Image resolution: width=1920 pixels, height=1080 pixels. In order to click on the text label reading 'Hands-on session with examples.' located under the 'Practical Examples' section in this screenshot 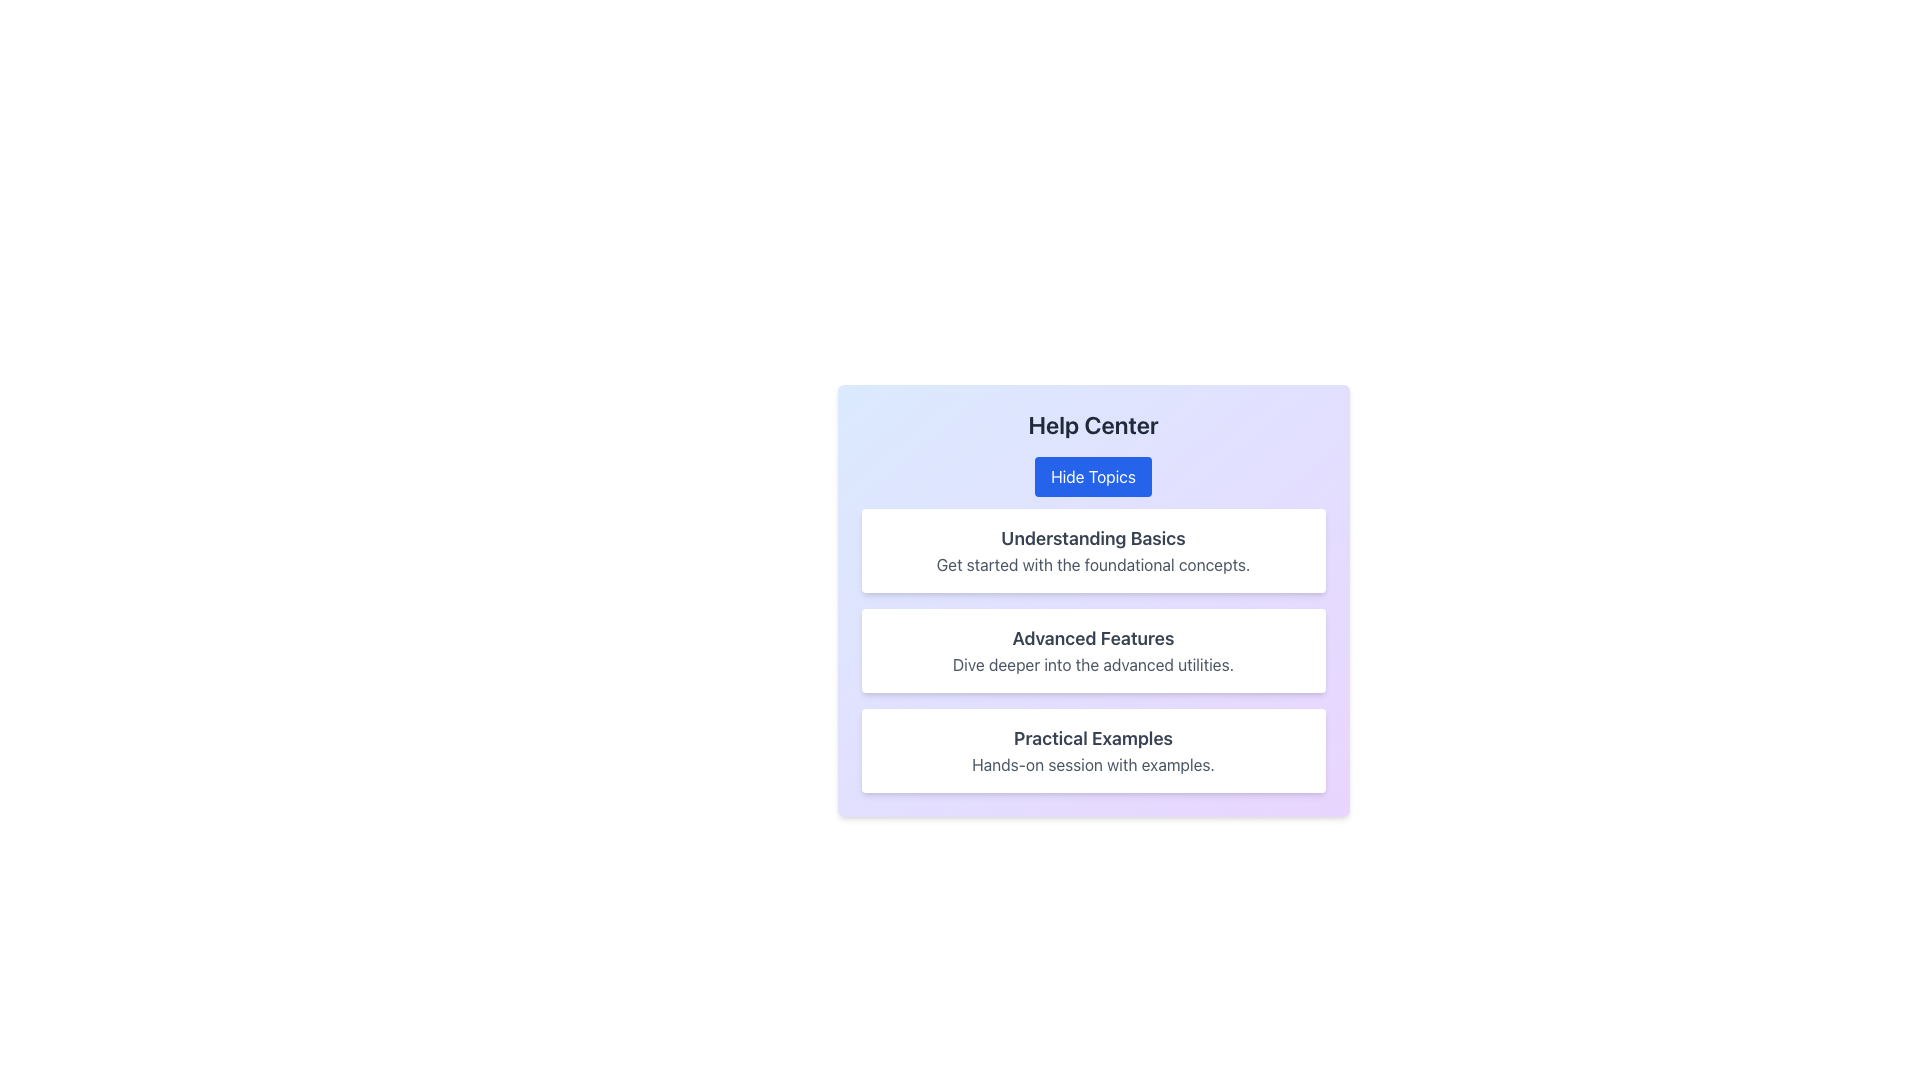, I will do `click(1092, 764)`.